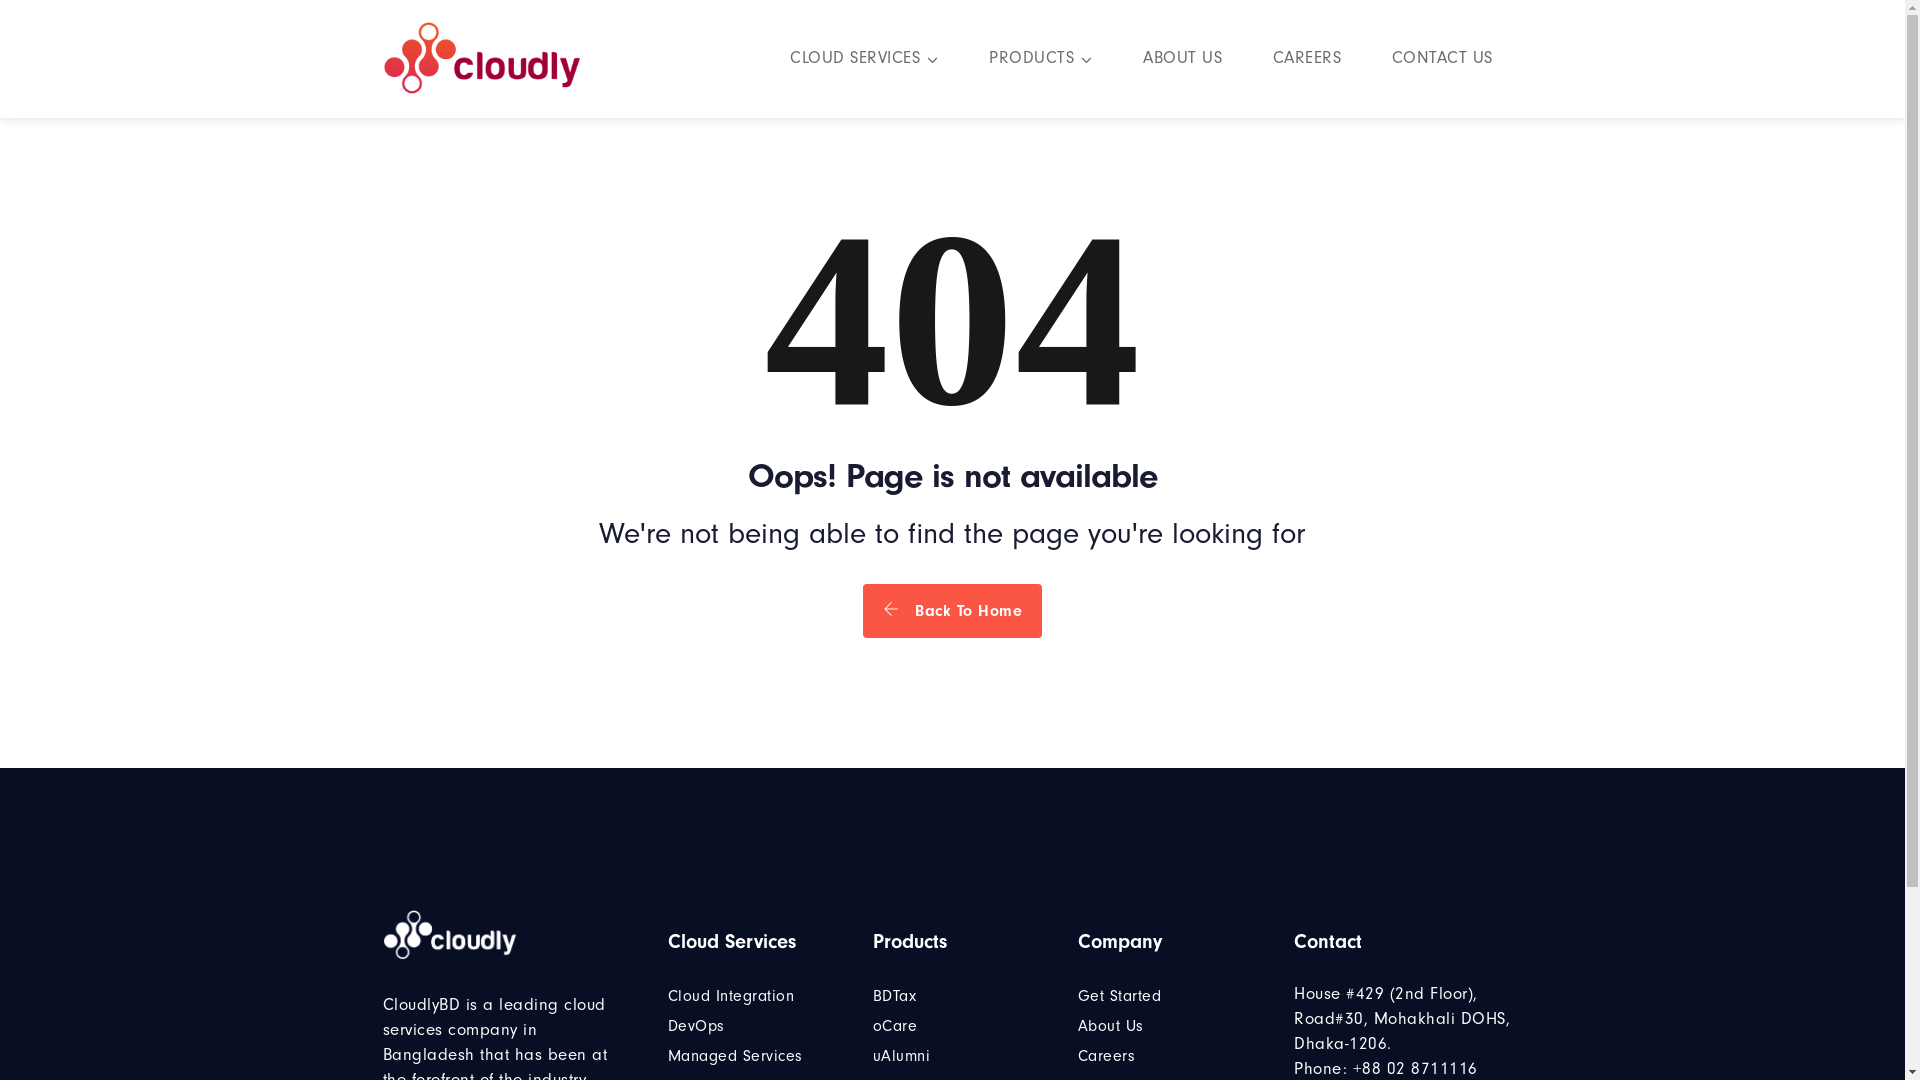 Image resolution: width=1920 pixels, height=1080 pixels. Describe the element at coordinates (901, 1055) in the screenshot. I see `'uAlumni'` at that location.